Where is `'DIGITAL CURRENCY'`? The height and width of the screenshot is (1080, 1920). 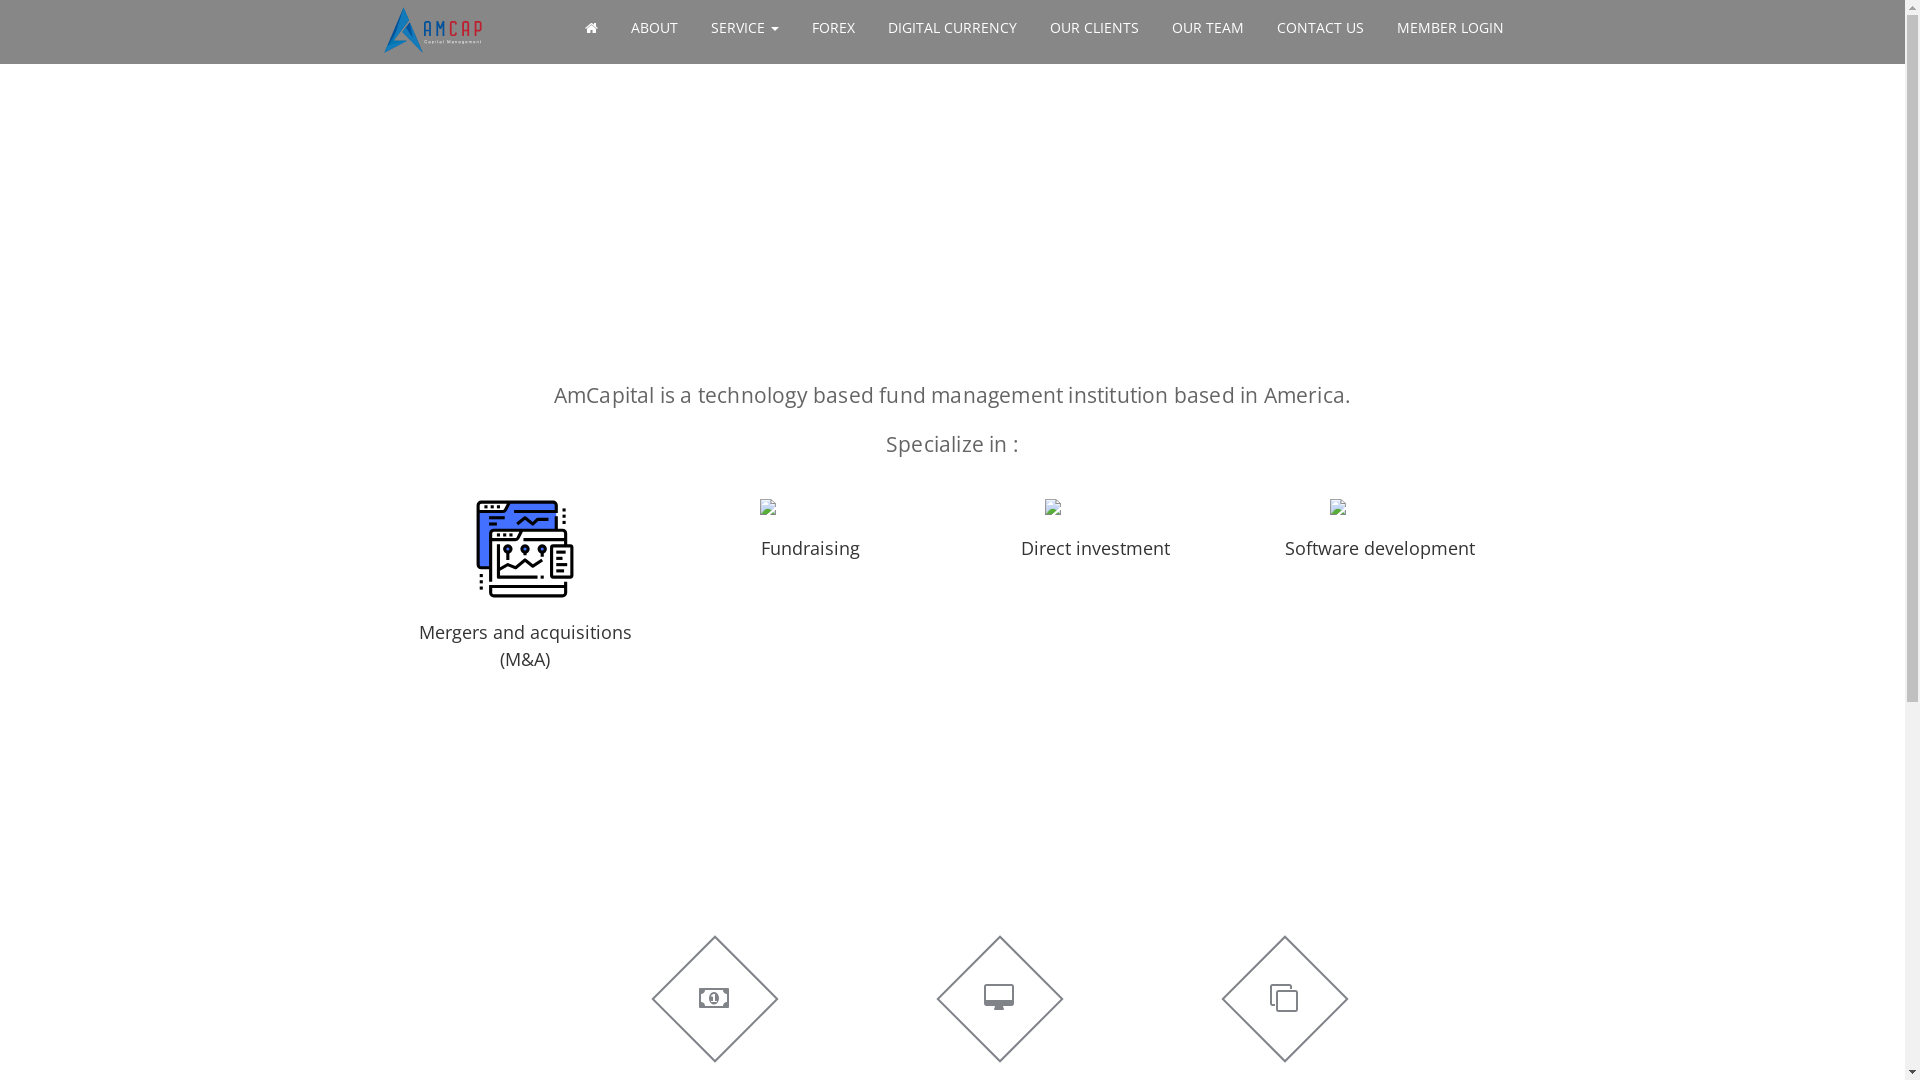
'DIGITAL CURRENCY' is located at coordinates (951, 27).